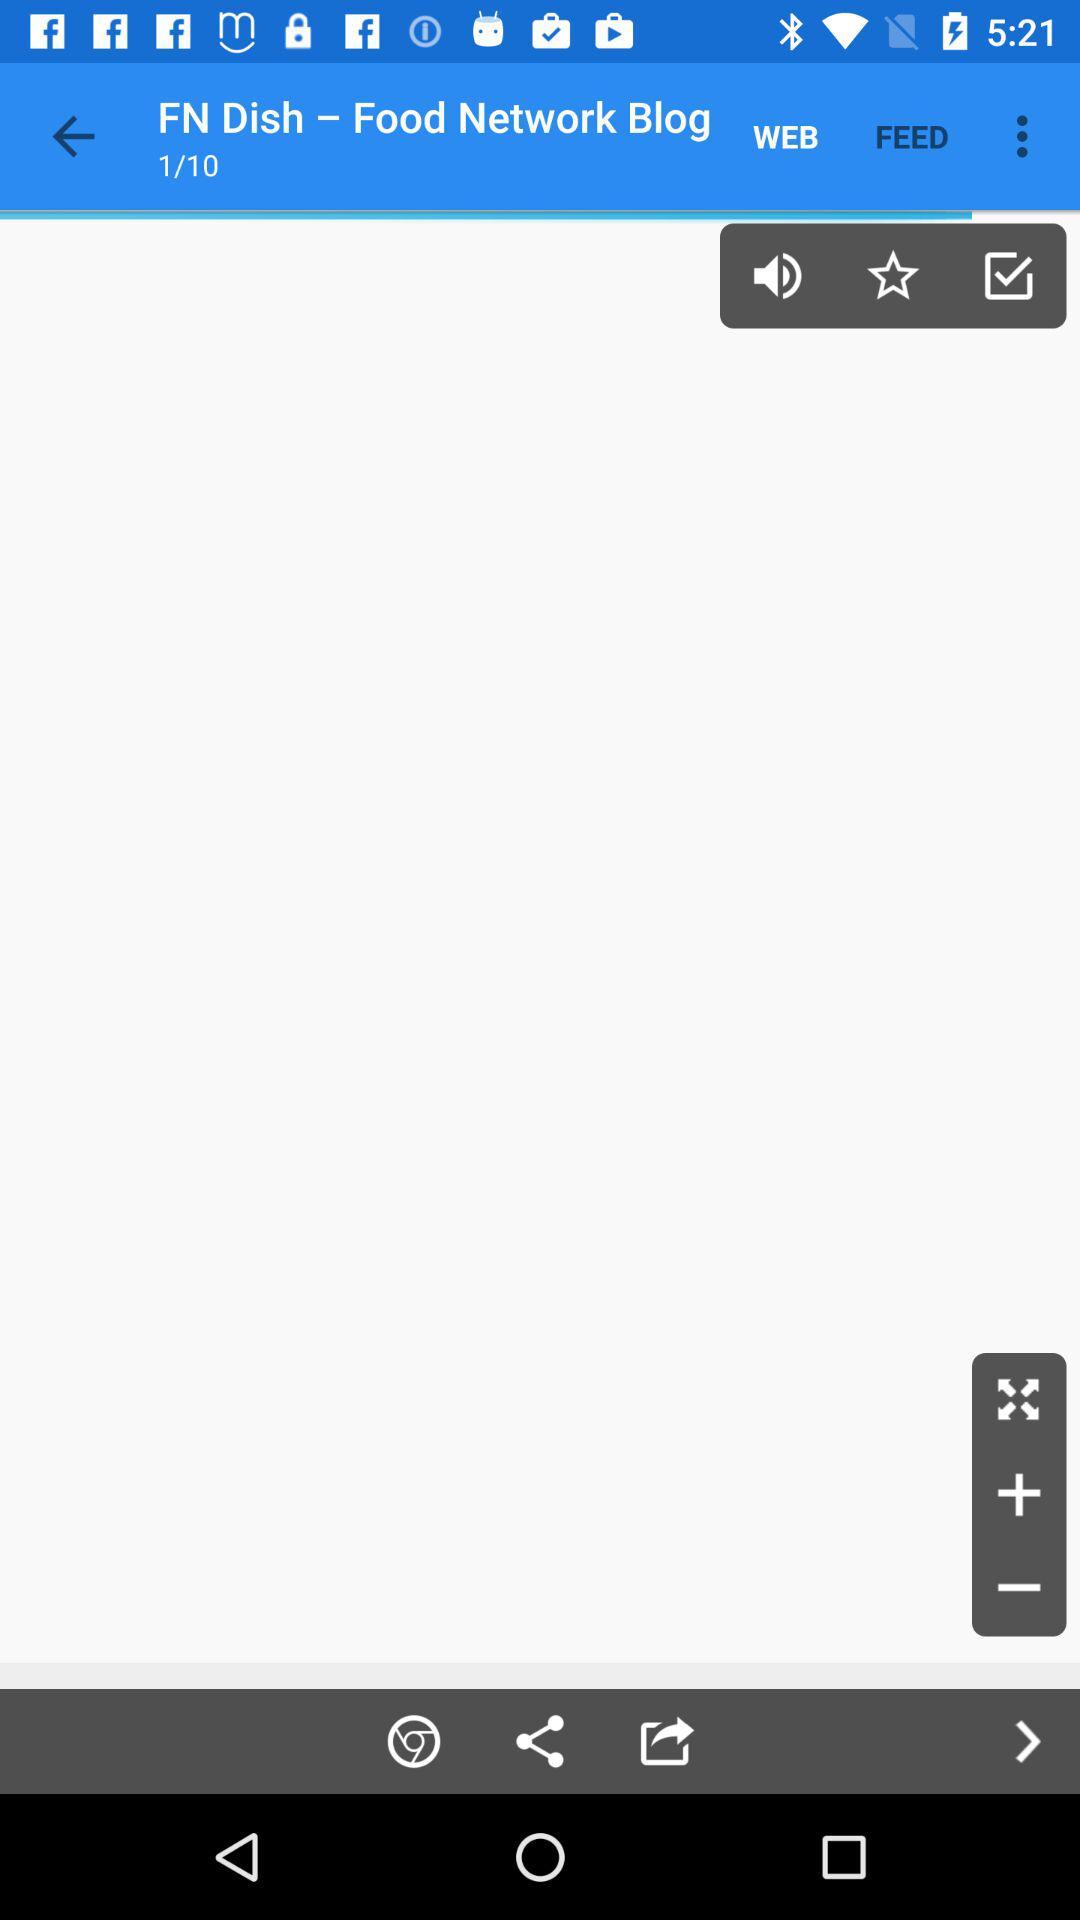 Image resolution: width=1080 pixels, height=1920 pixels. I want to click on mute audio, so click(776, 274).